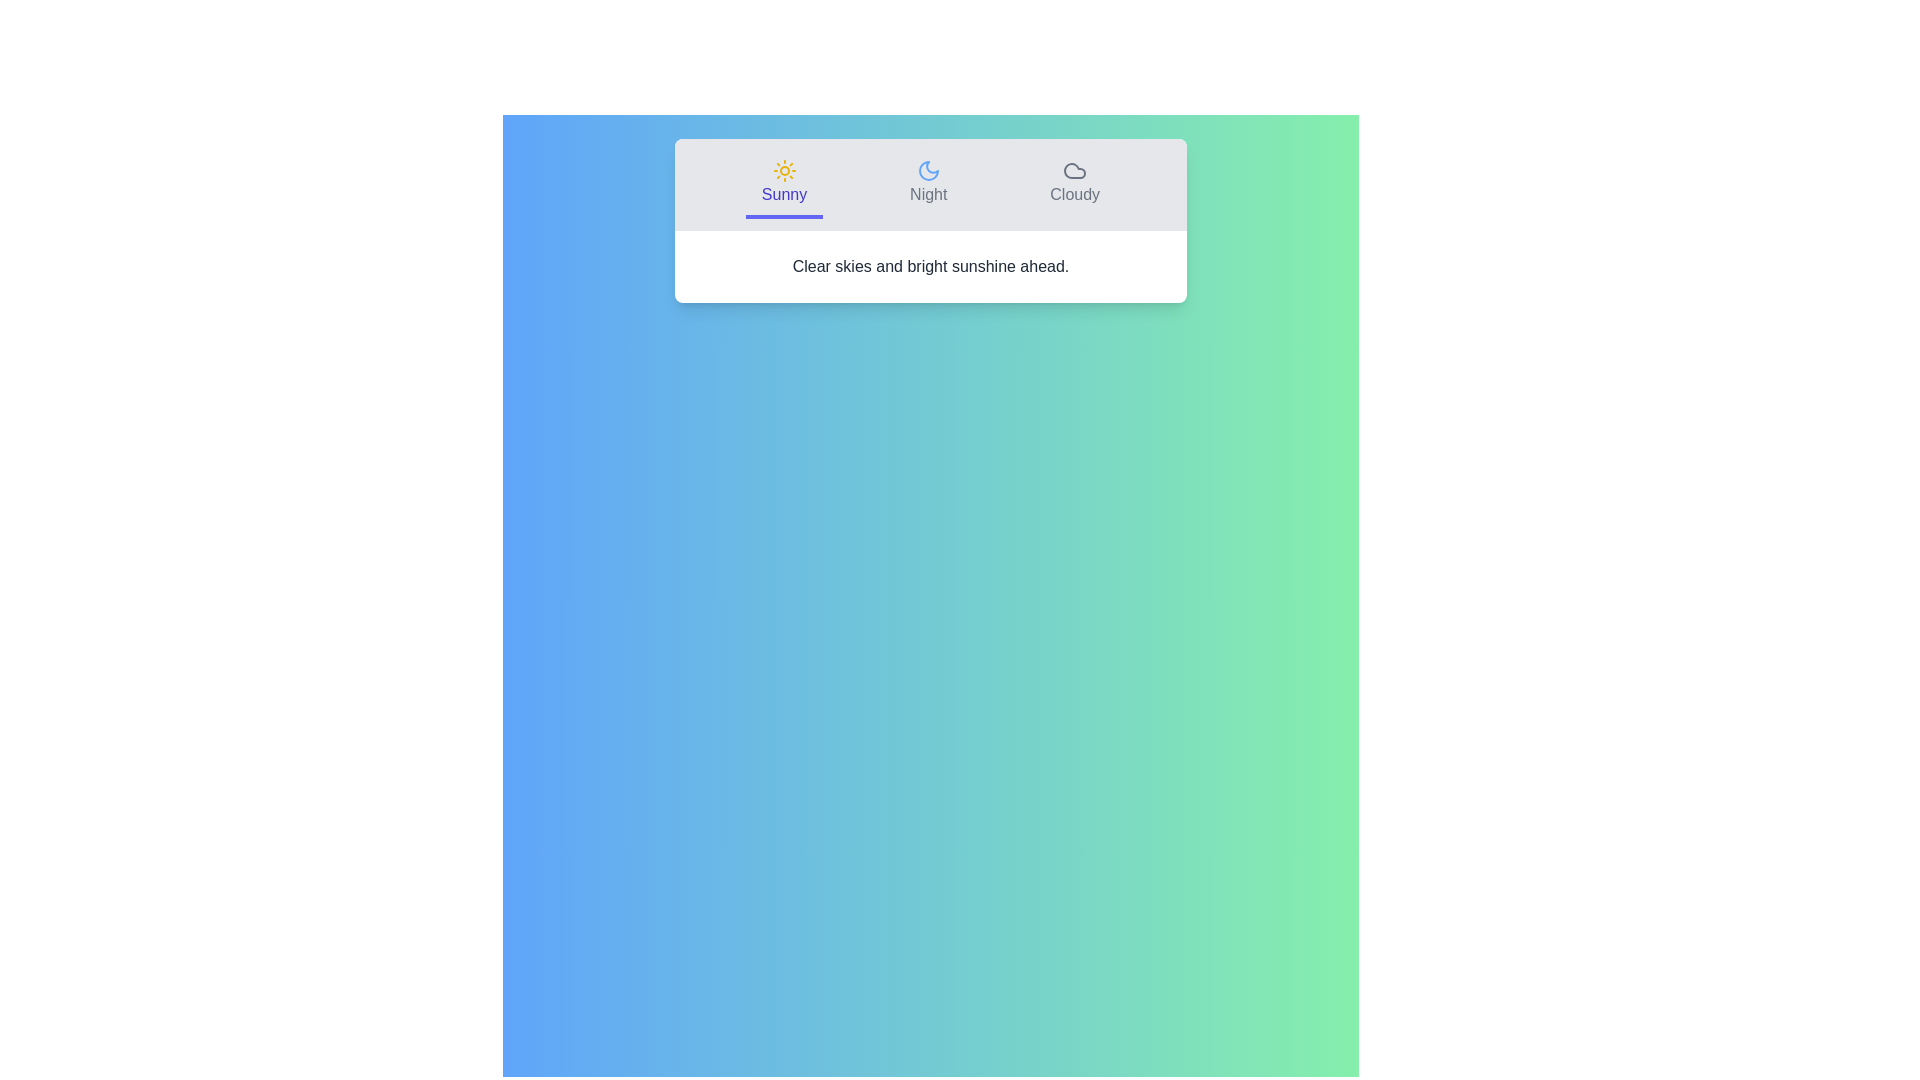  I want to click on the Night tab to select it, so click(927, 185).